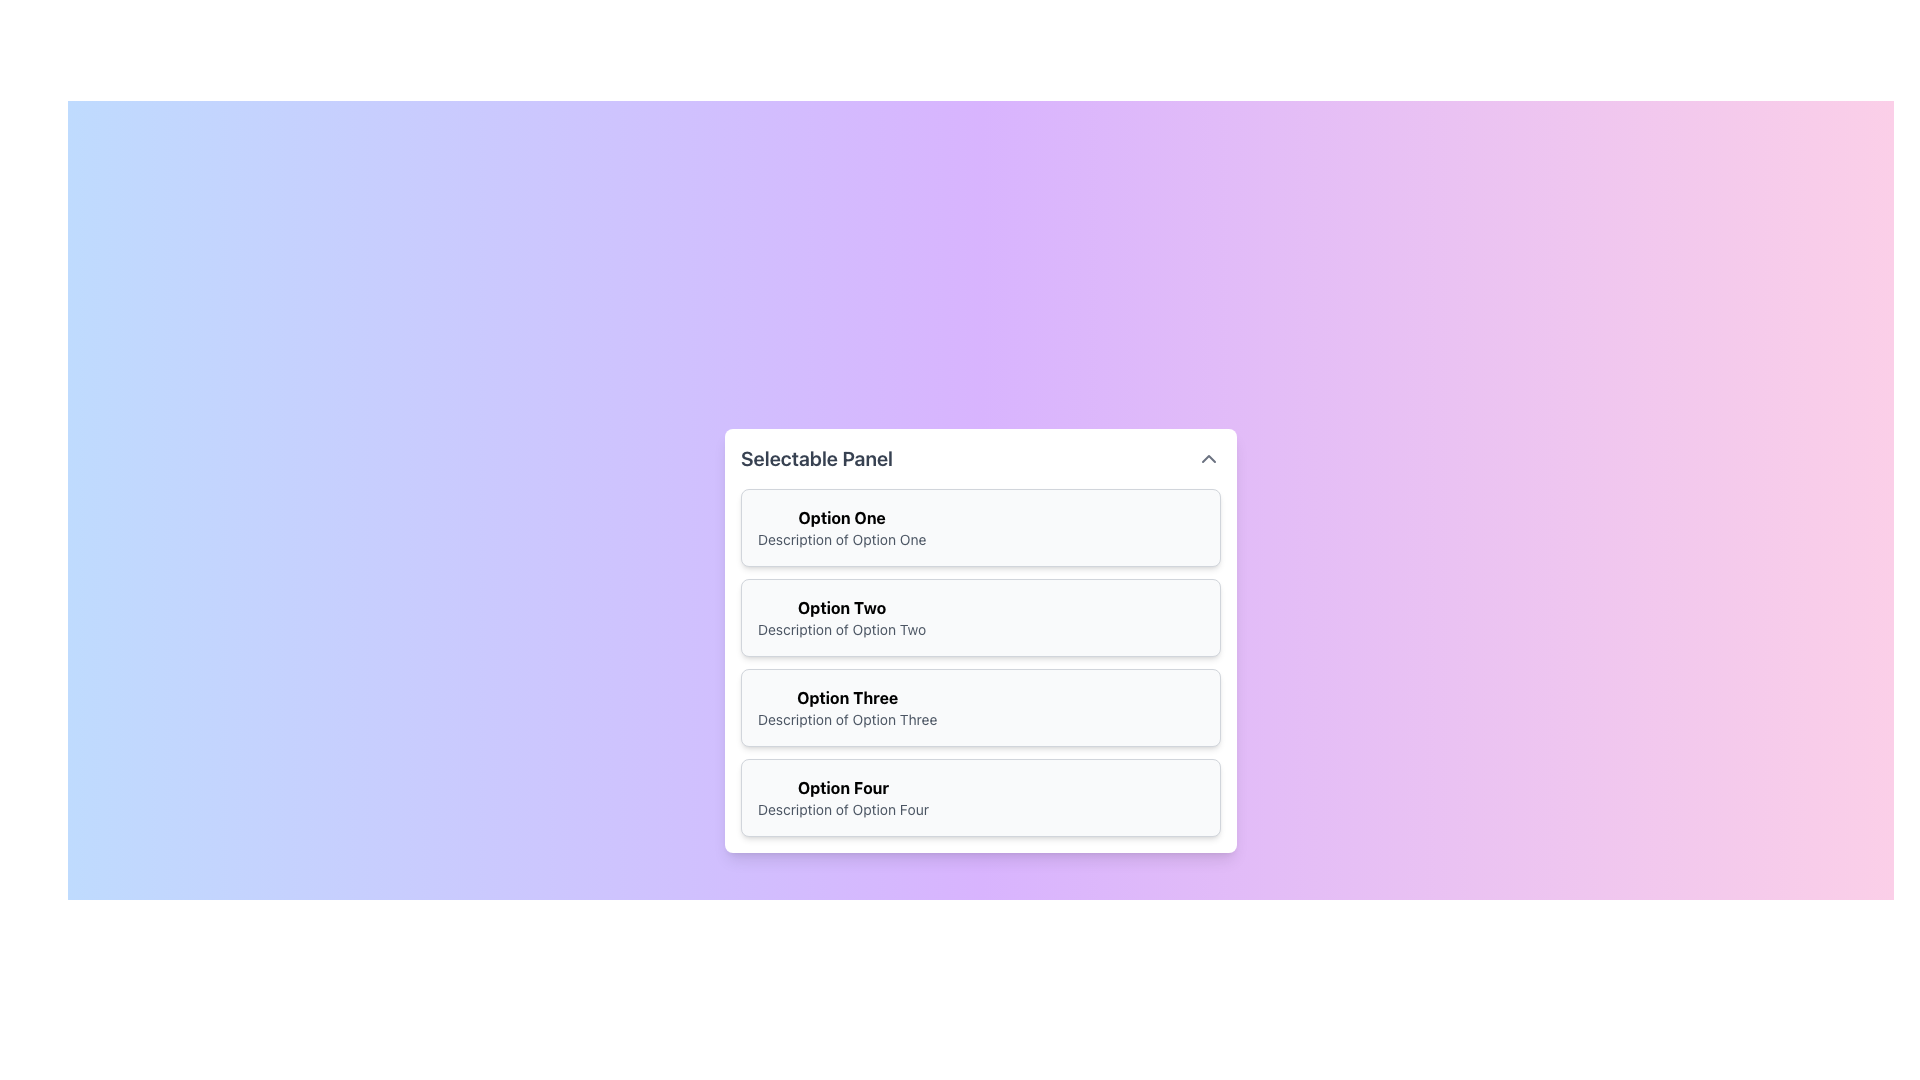 The image size is (1920, 1080). Describe the element at coordinates (842, 527) in the screenshot. I see `the first list item in the selectable panel component, which has a bold title 'Option One' and a muted description 'Description of Option One'` at that location.